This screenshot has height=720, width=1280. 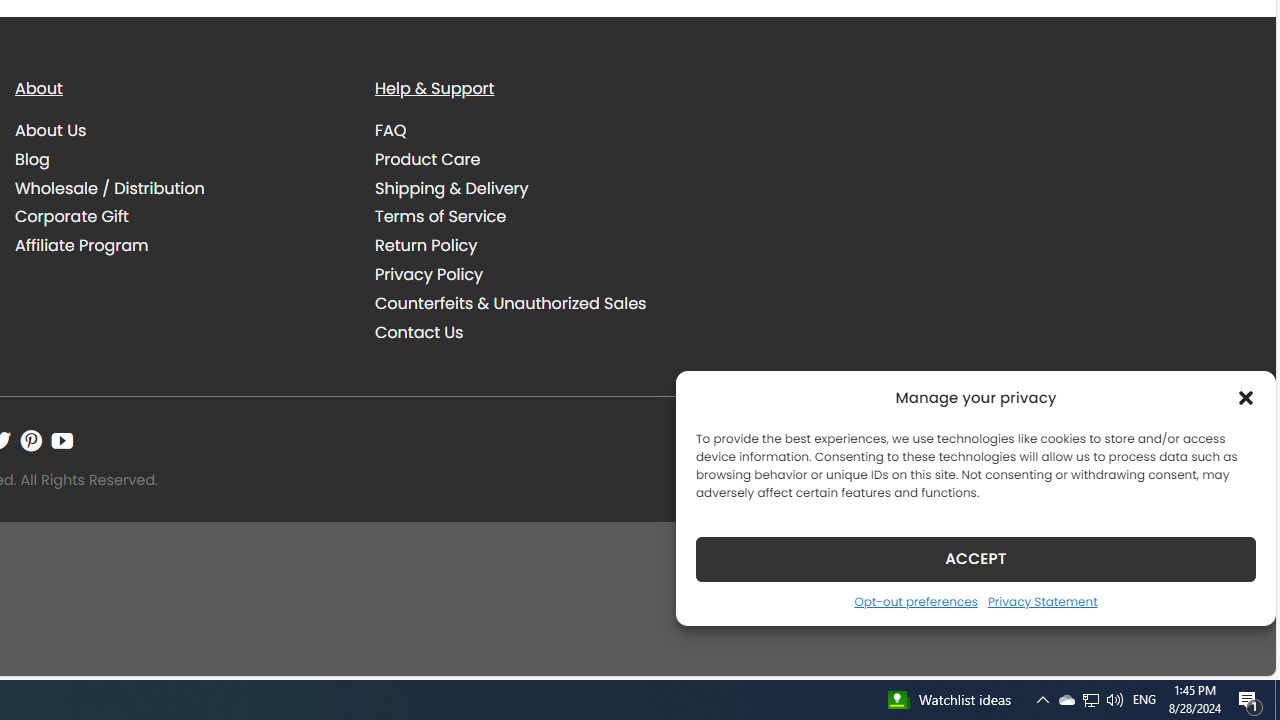 What do you see at coordinates (976, 558) in the screenshot?
I see `'ACCEPT'` at bounding box center [976, 558].